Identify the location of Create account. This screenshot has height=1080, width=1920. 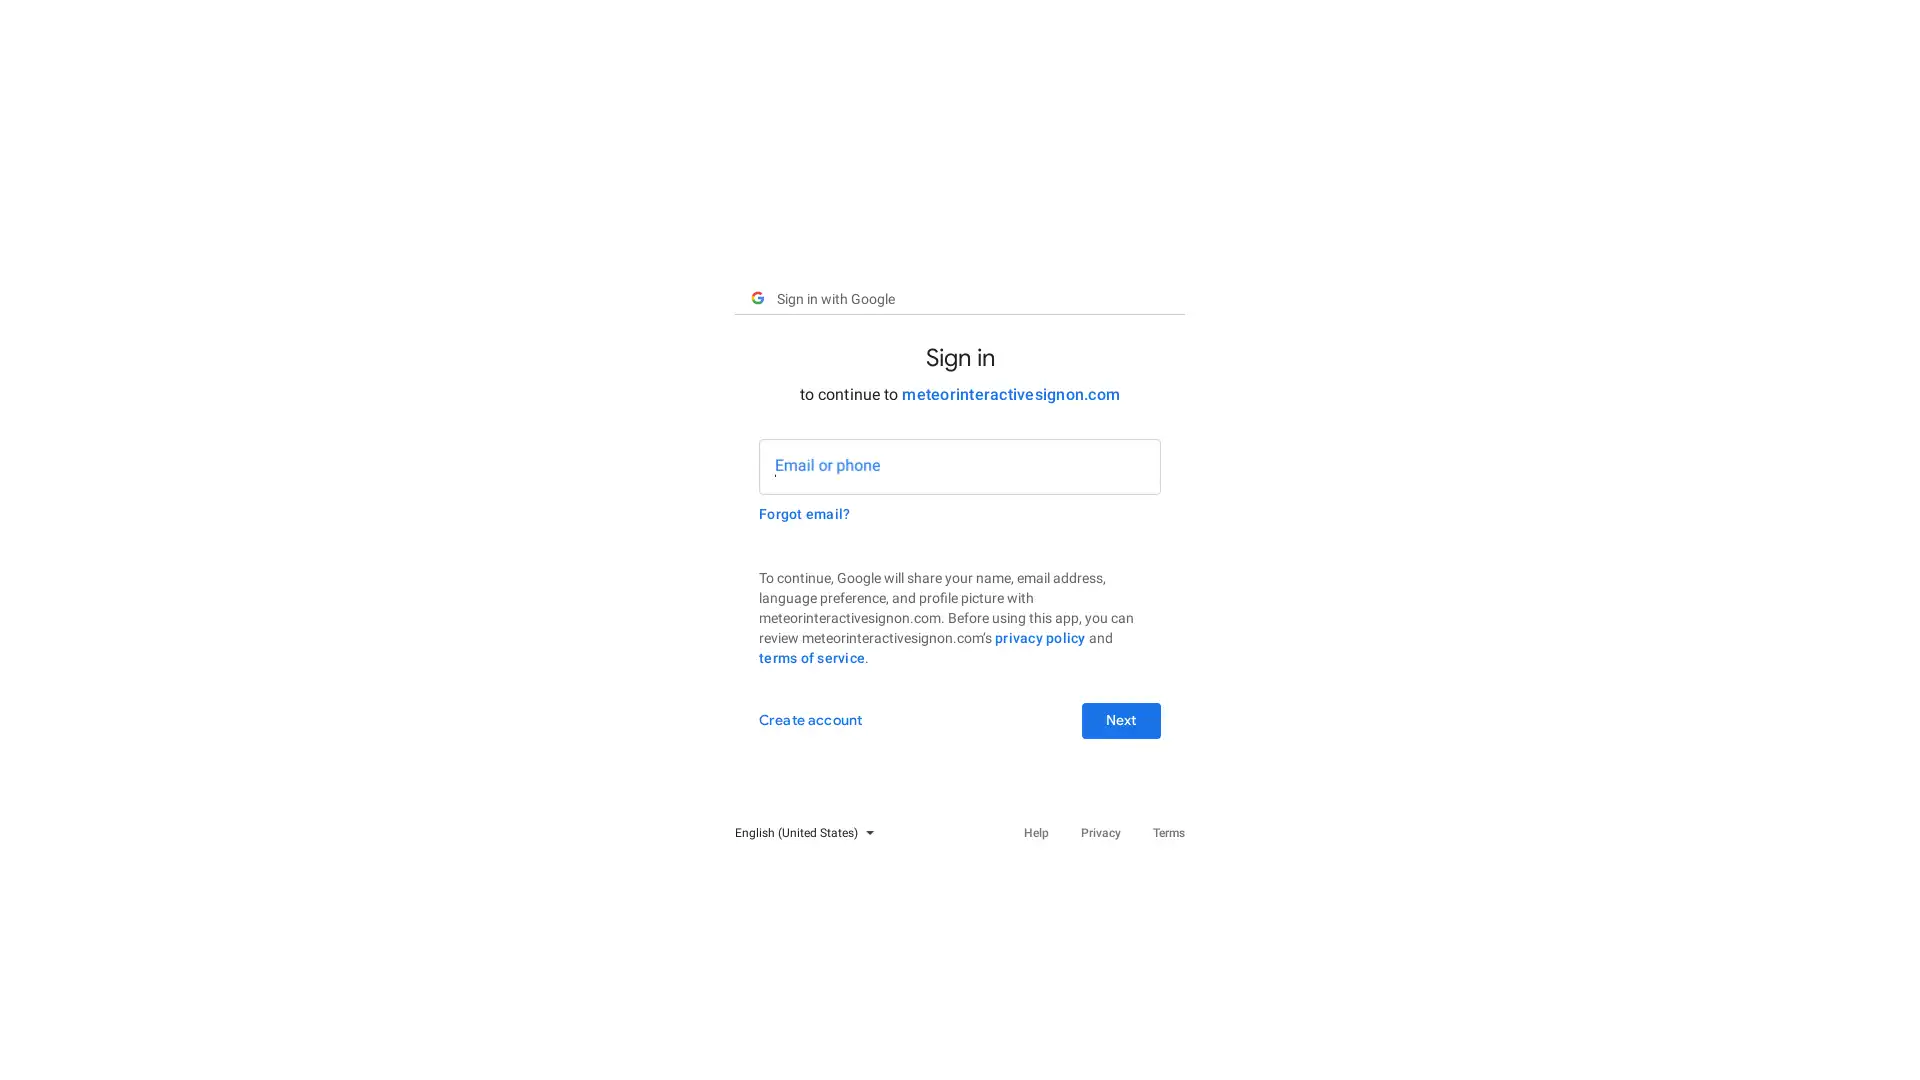
(827, 732).